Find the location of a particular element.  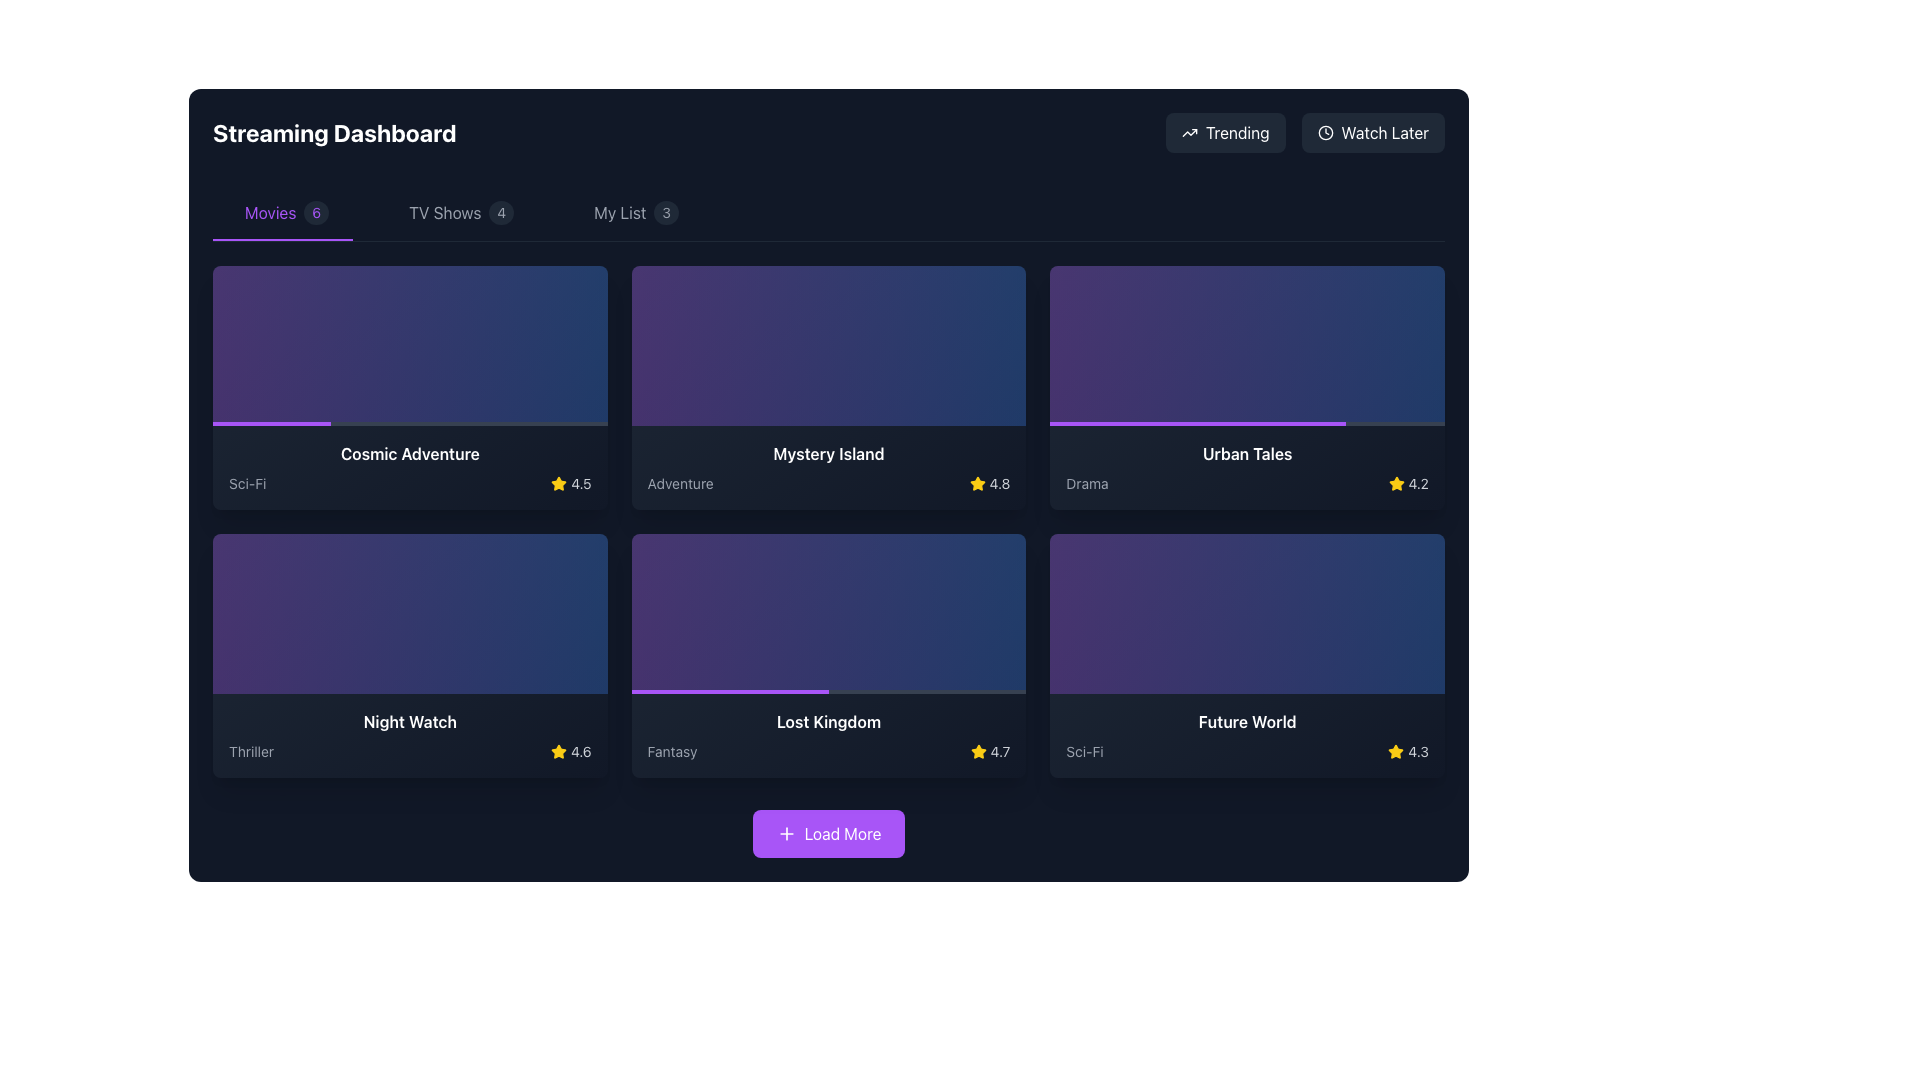

the 'Trending' button located in the top right section of the interface is located at coordinates (1189, 132).